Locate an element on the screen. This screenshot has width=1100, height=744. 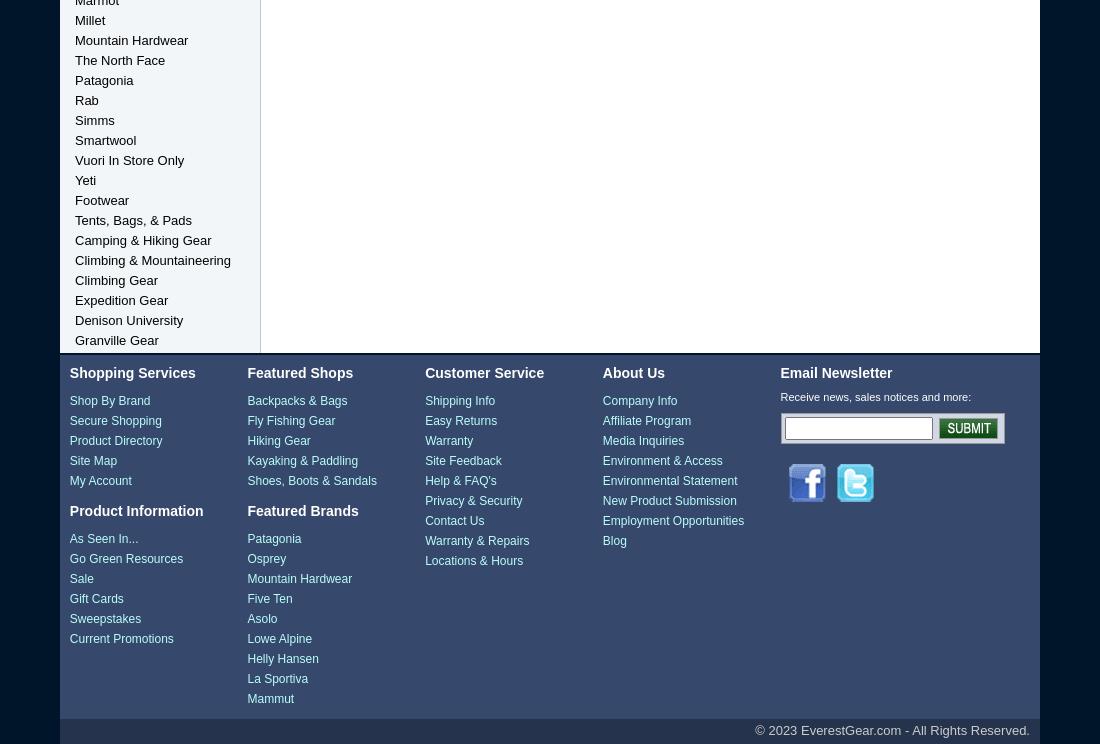
'Denison University' is located at coordinates (129, 320).